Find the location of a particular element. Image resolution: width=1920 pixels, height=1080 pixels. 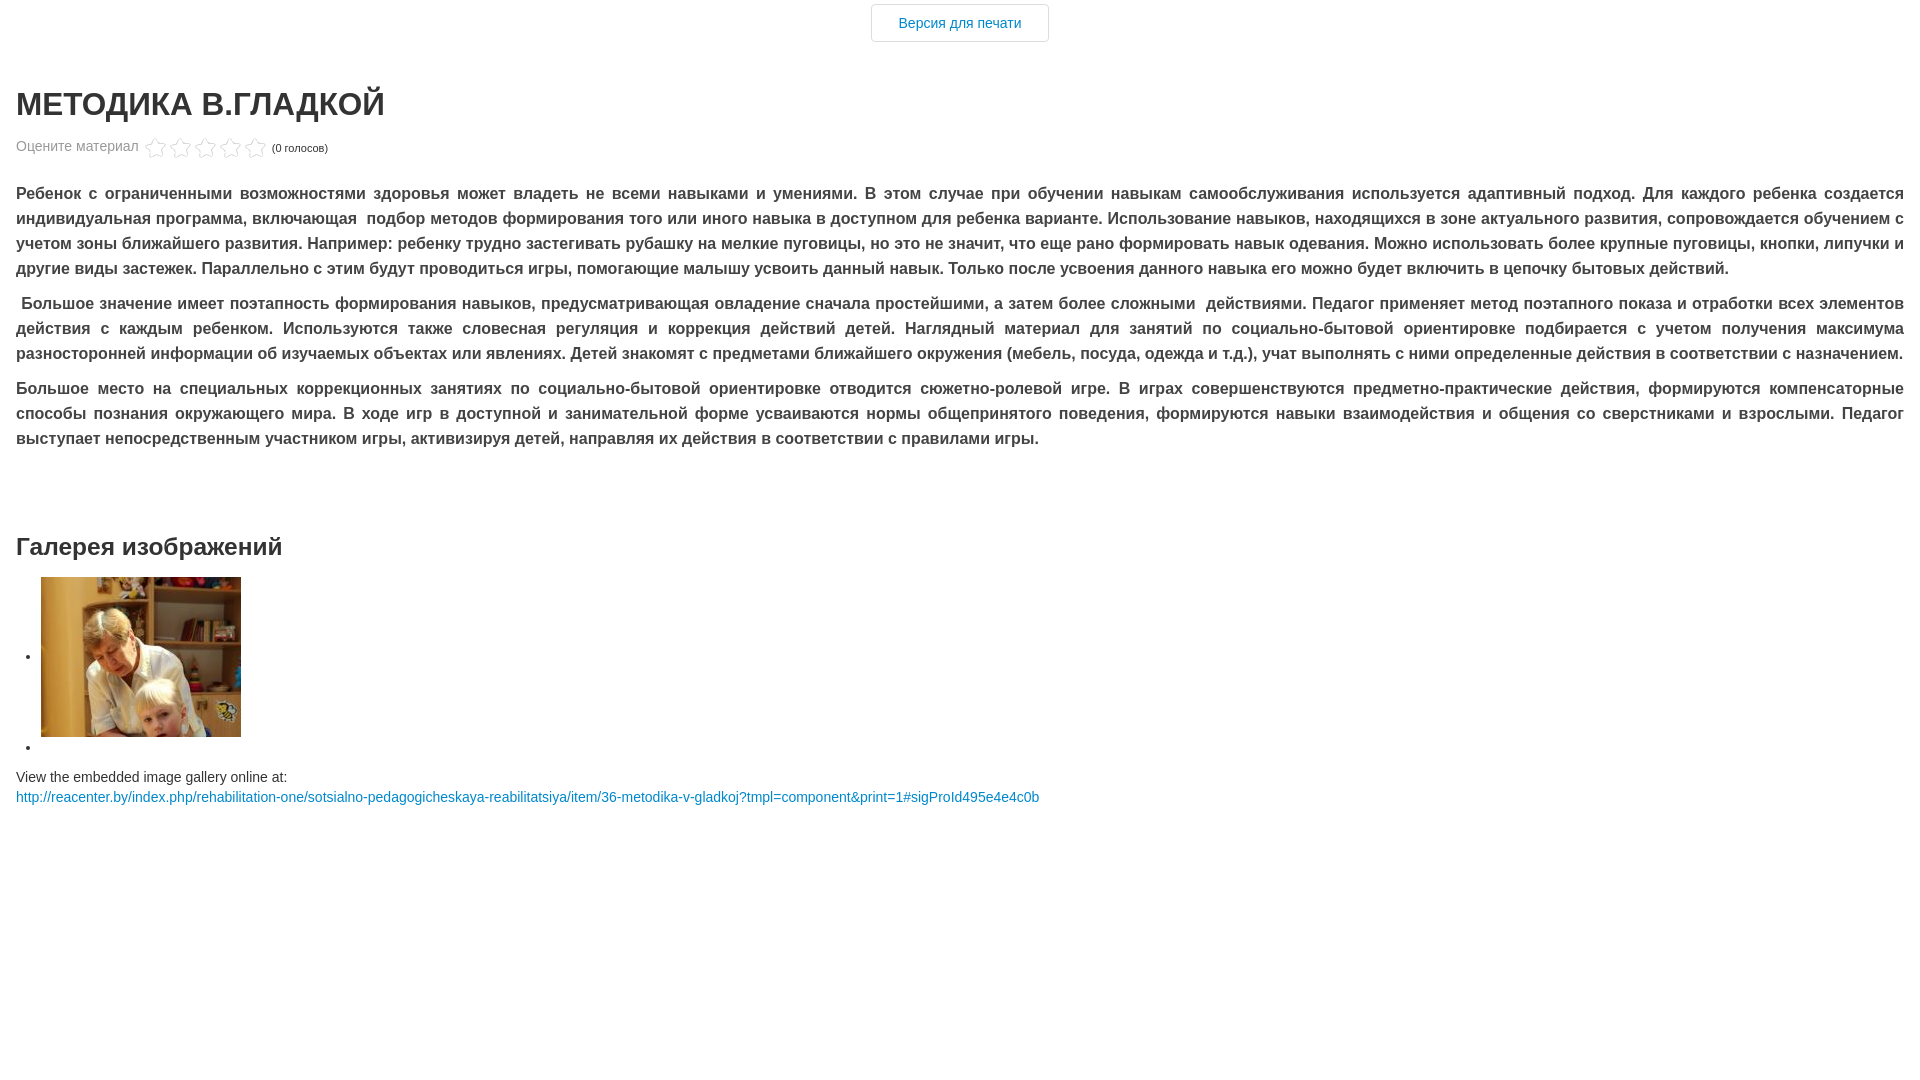

'4' is located at coordinates (192, 147).